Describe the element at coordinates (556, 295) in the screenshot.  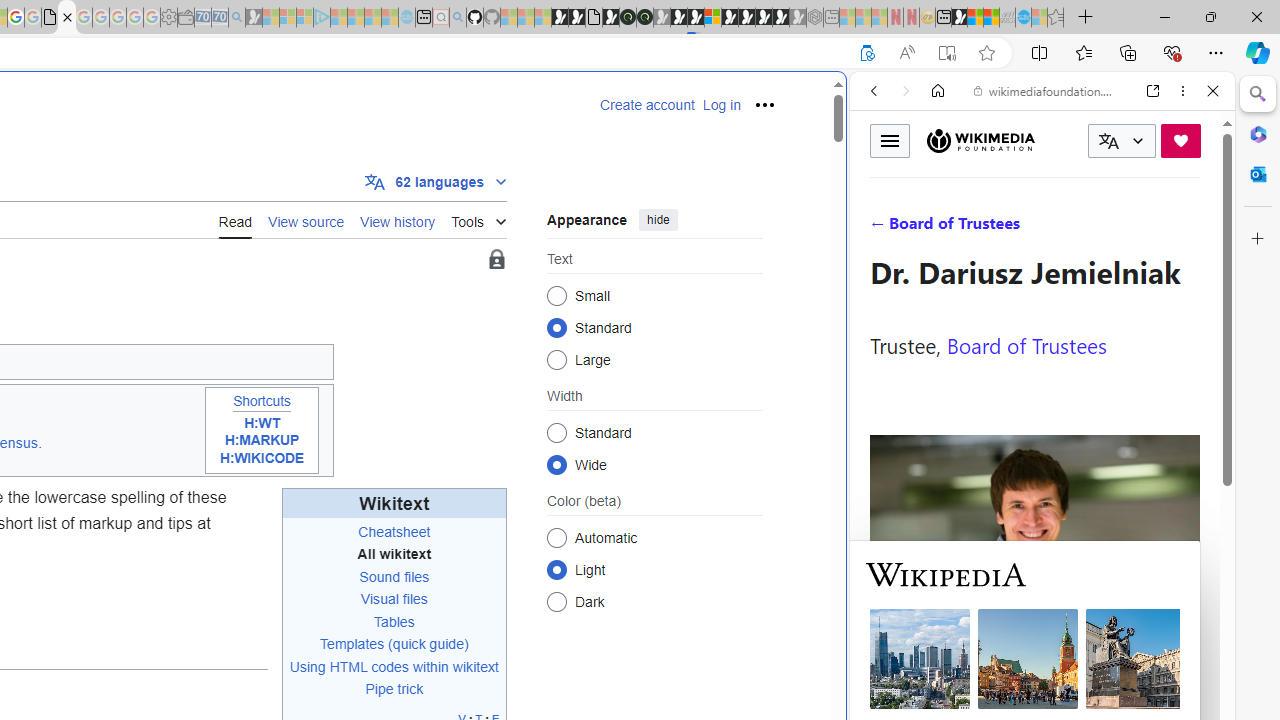
I see `'Small'` at that location.